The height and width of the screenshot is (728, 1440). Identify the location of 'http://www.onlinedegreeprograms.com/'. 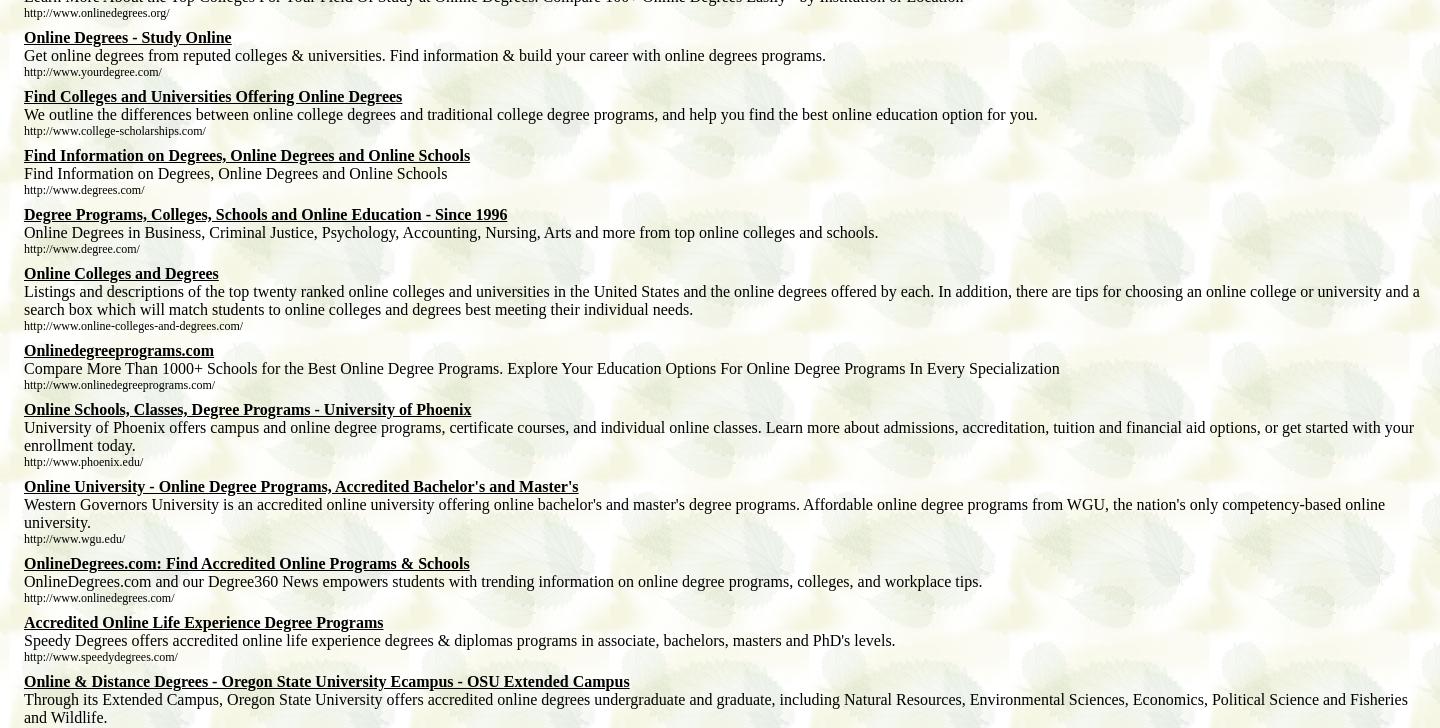
(119, 384).